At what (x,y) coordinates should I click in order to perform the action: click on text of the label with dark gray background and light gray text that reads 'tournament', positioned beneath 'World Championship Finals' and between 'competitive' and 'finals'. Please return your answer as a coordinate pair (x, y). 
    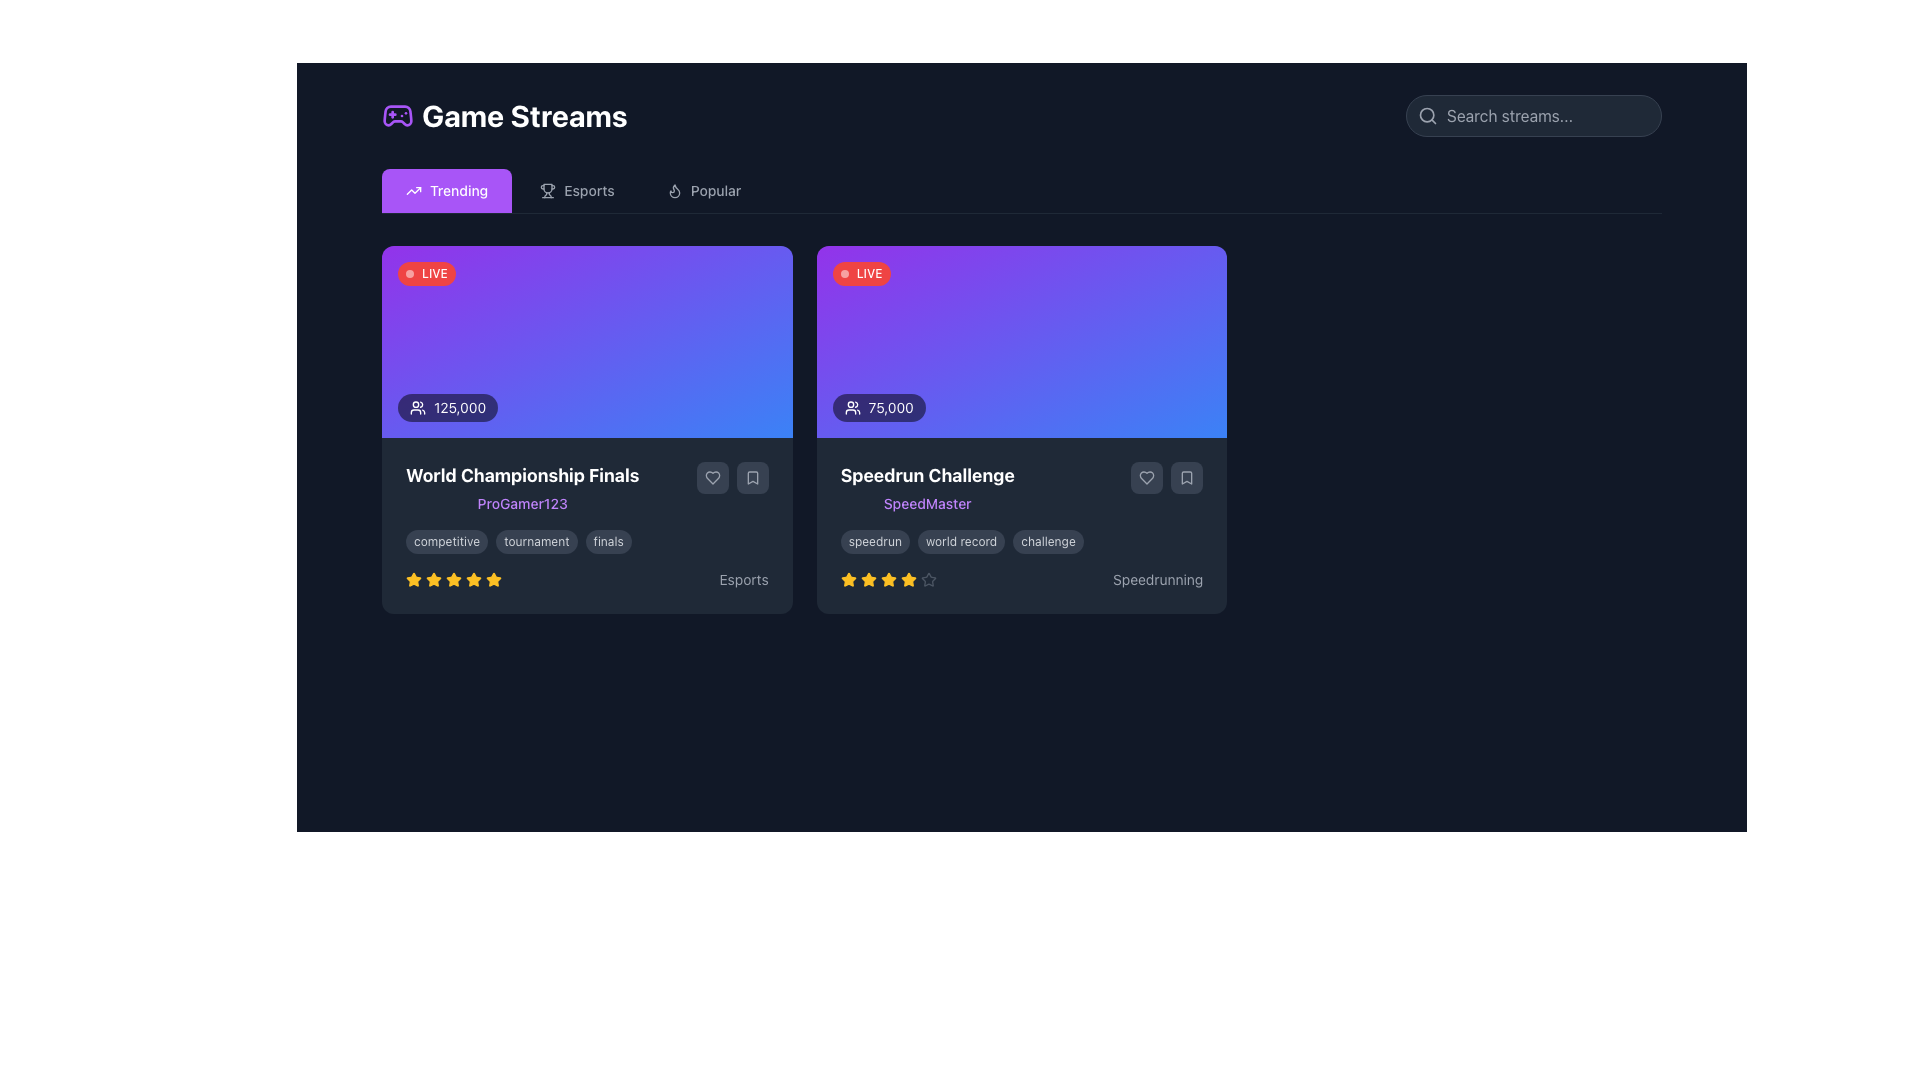
    Looking at the image, I should click on (536, 542).